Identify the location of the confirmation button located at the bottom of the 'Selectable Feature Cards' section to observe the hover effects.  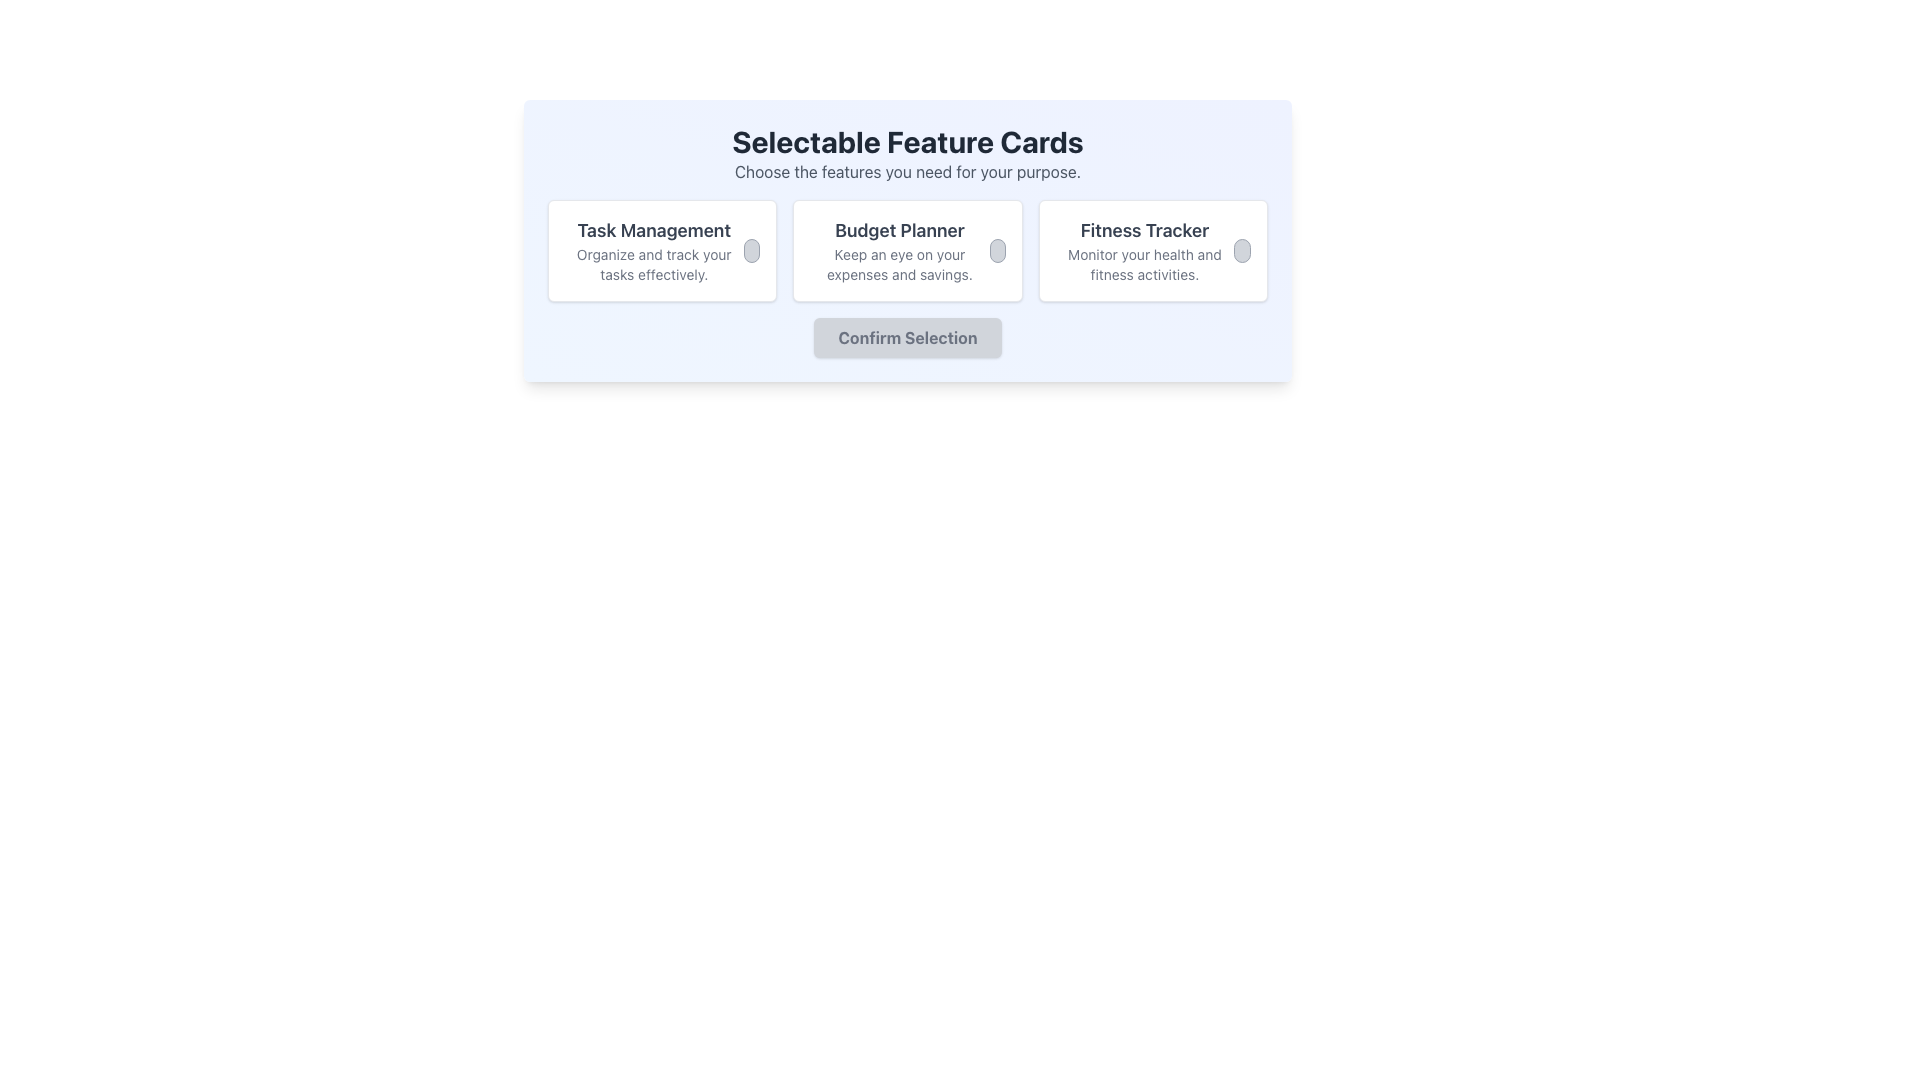
(906, 337).